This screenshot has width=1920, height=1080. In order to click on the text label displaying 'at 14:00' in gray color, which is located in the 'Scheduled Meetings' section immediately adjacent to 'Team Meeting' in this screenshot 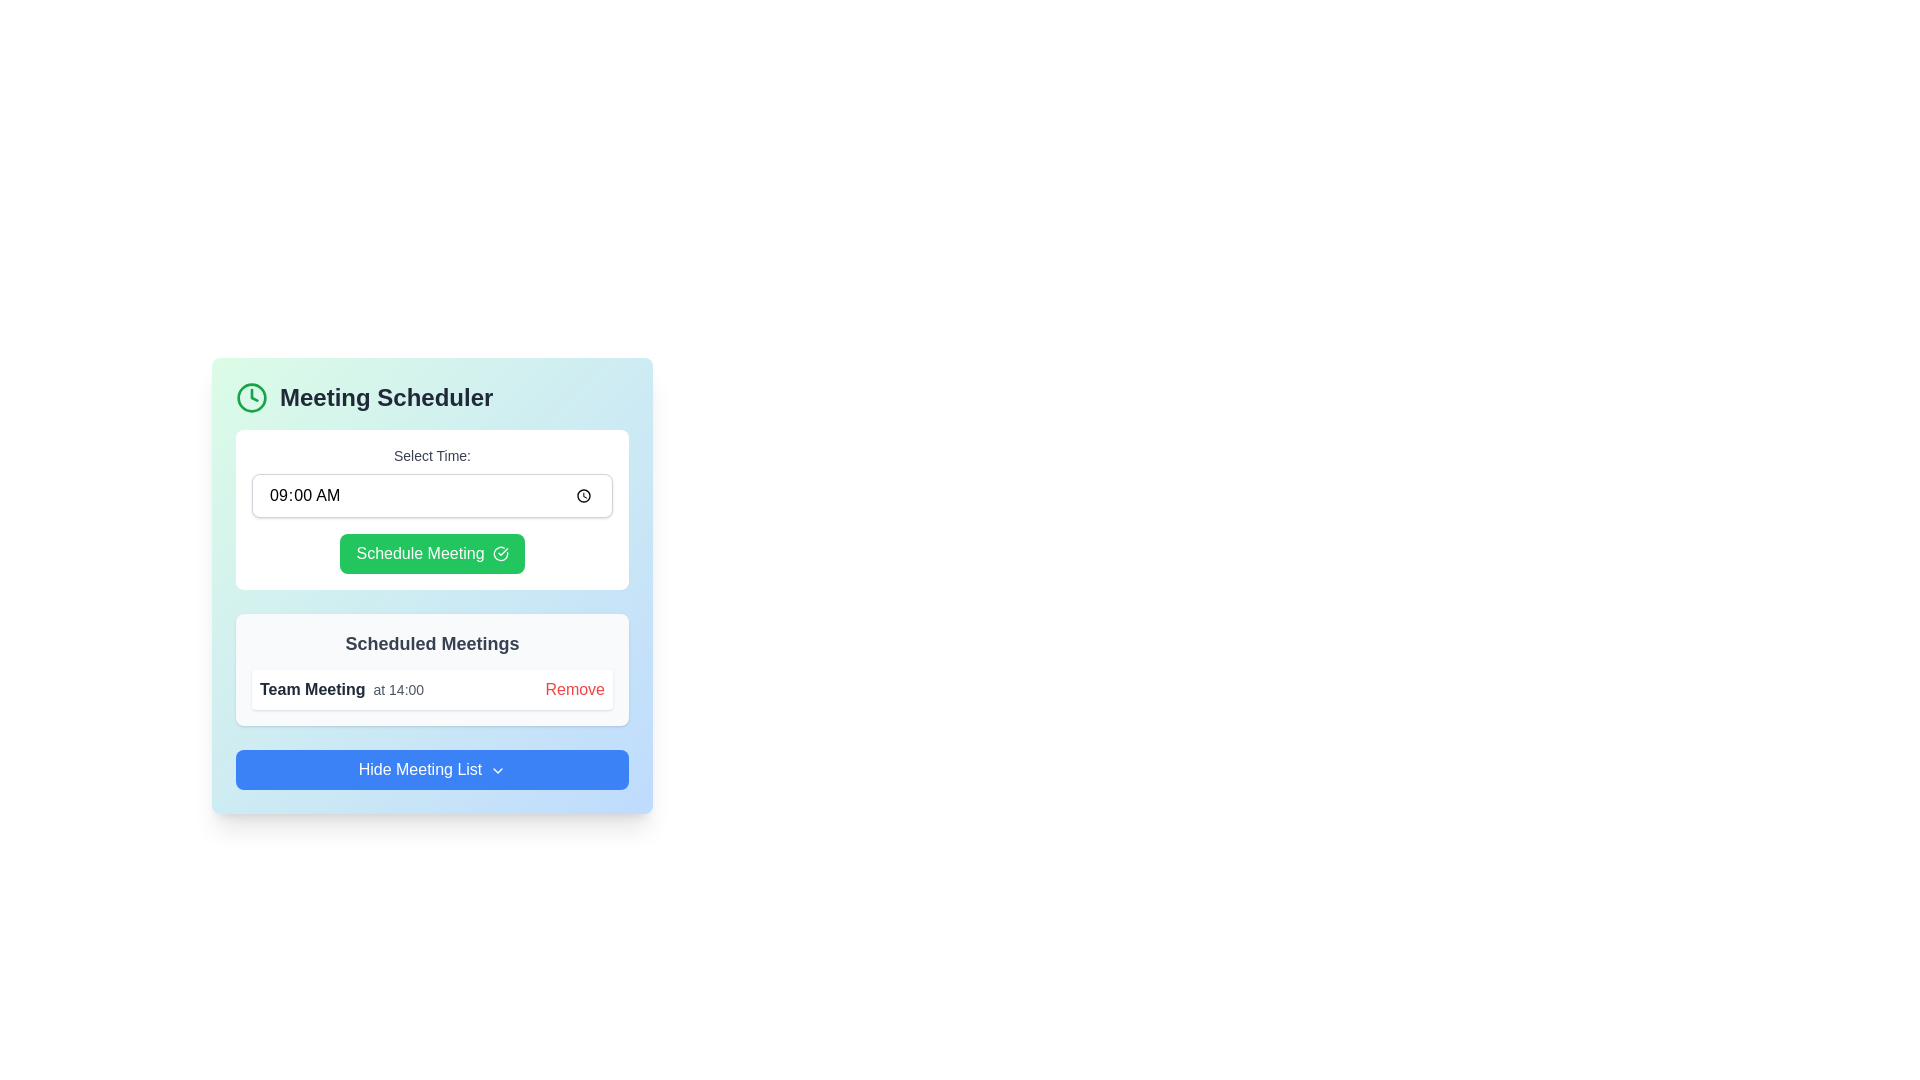, I will do `click(398, 689)`.